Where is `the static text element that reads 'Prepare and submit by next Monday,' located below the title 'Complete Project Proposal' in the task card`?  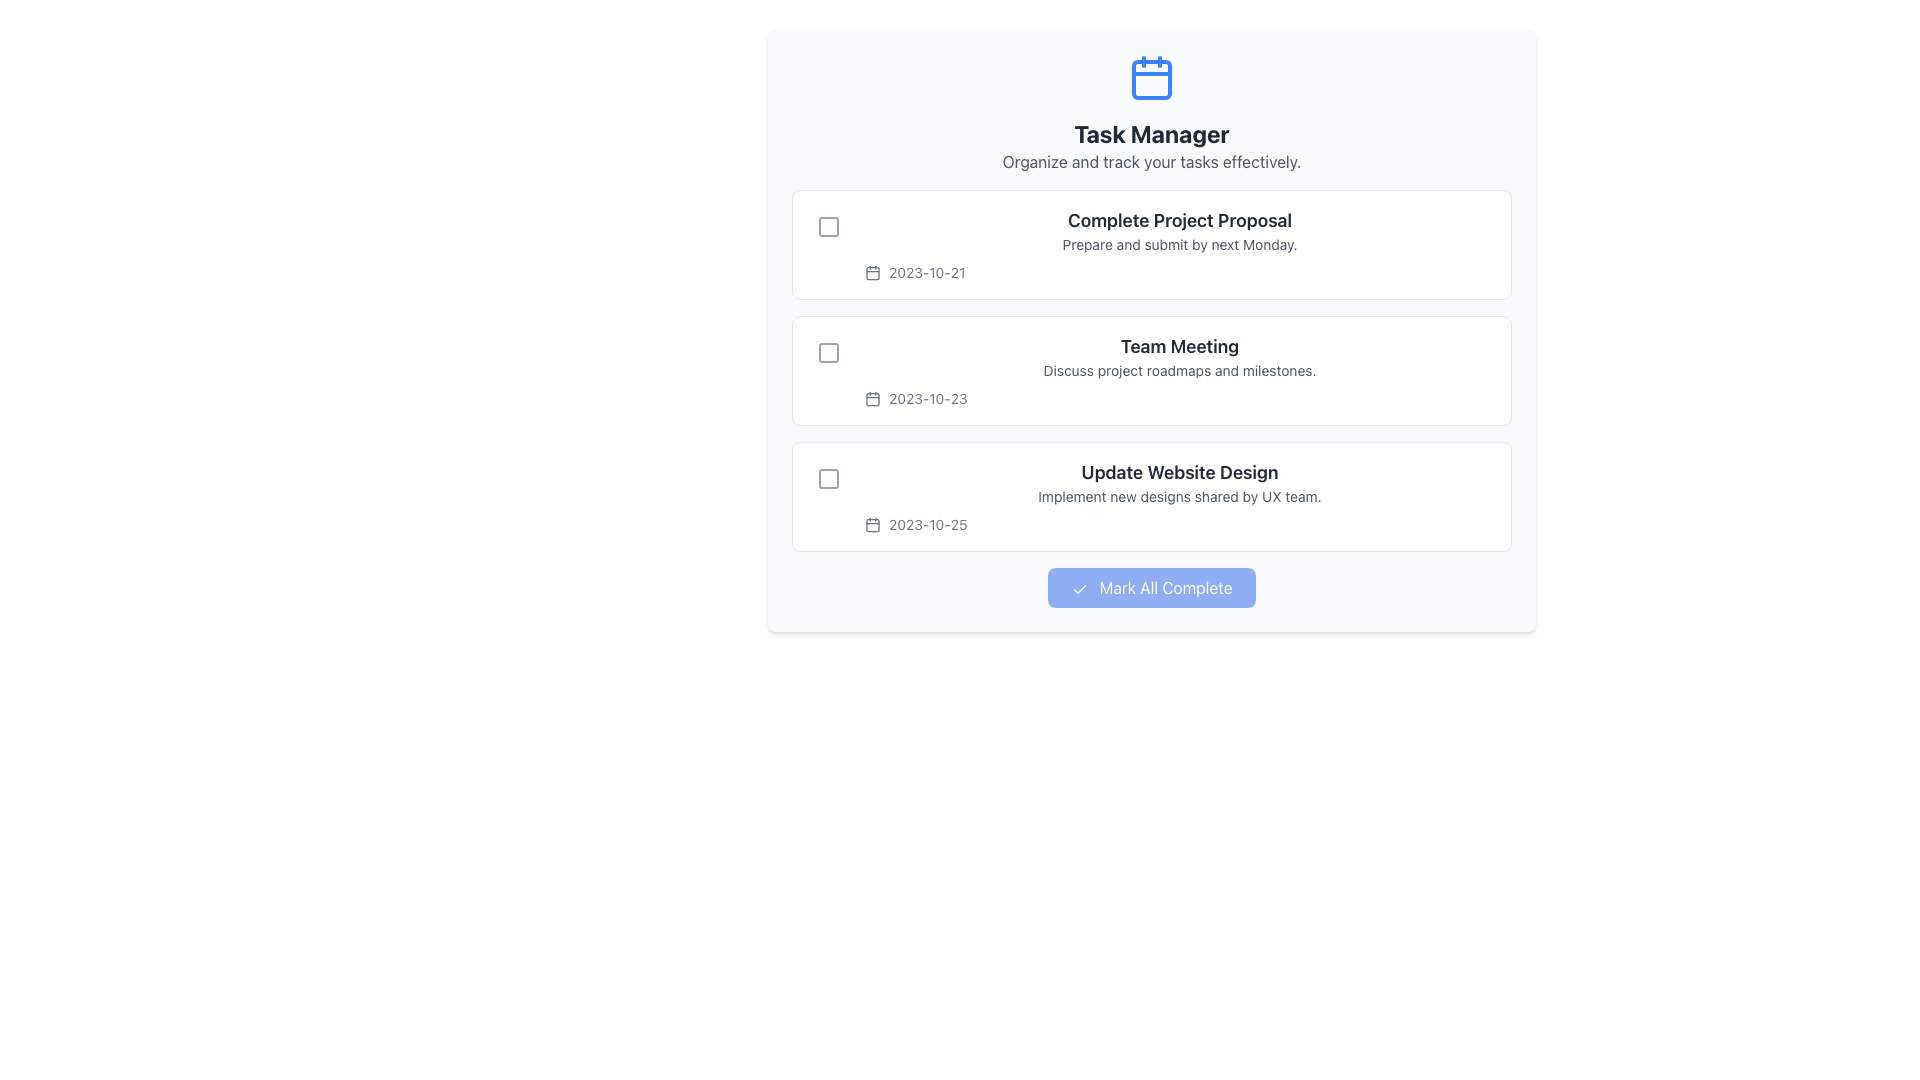
the static text element that reads 'Prepare and submit by next Monday,' located below the title 'Complete Project Proposal' in the task card is located at coordinates (1180, 244).